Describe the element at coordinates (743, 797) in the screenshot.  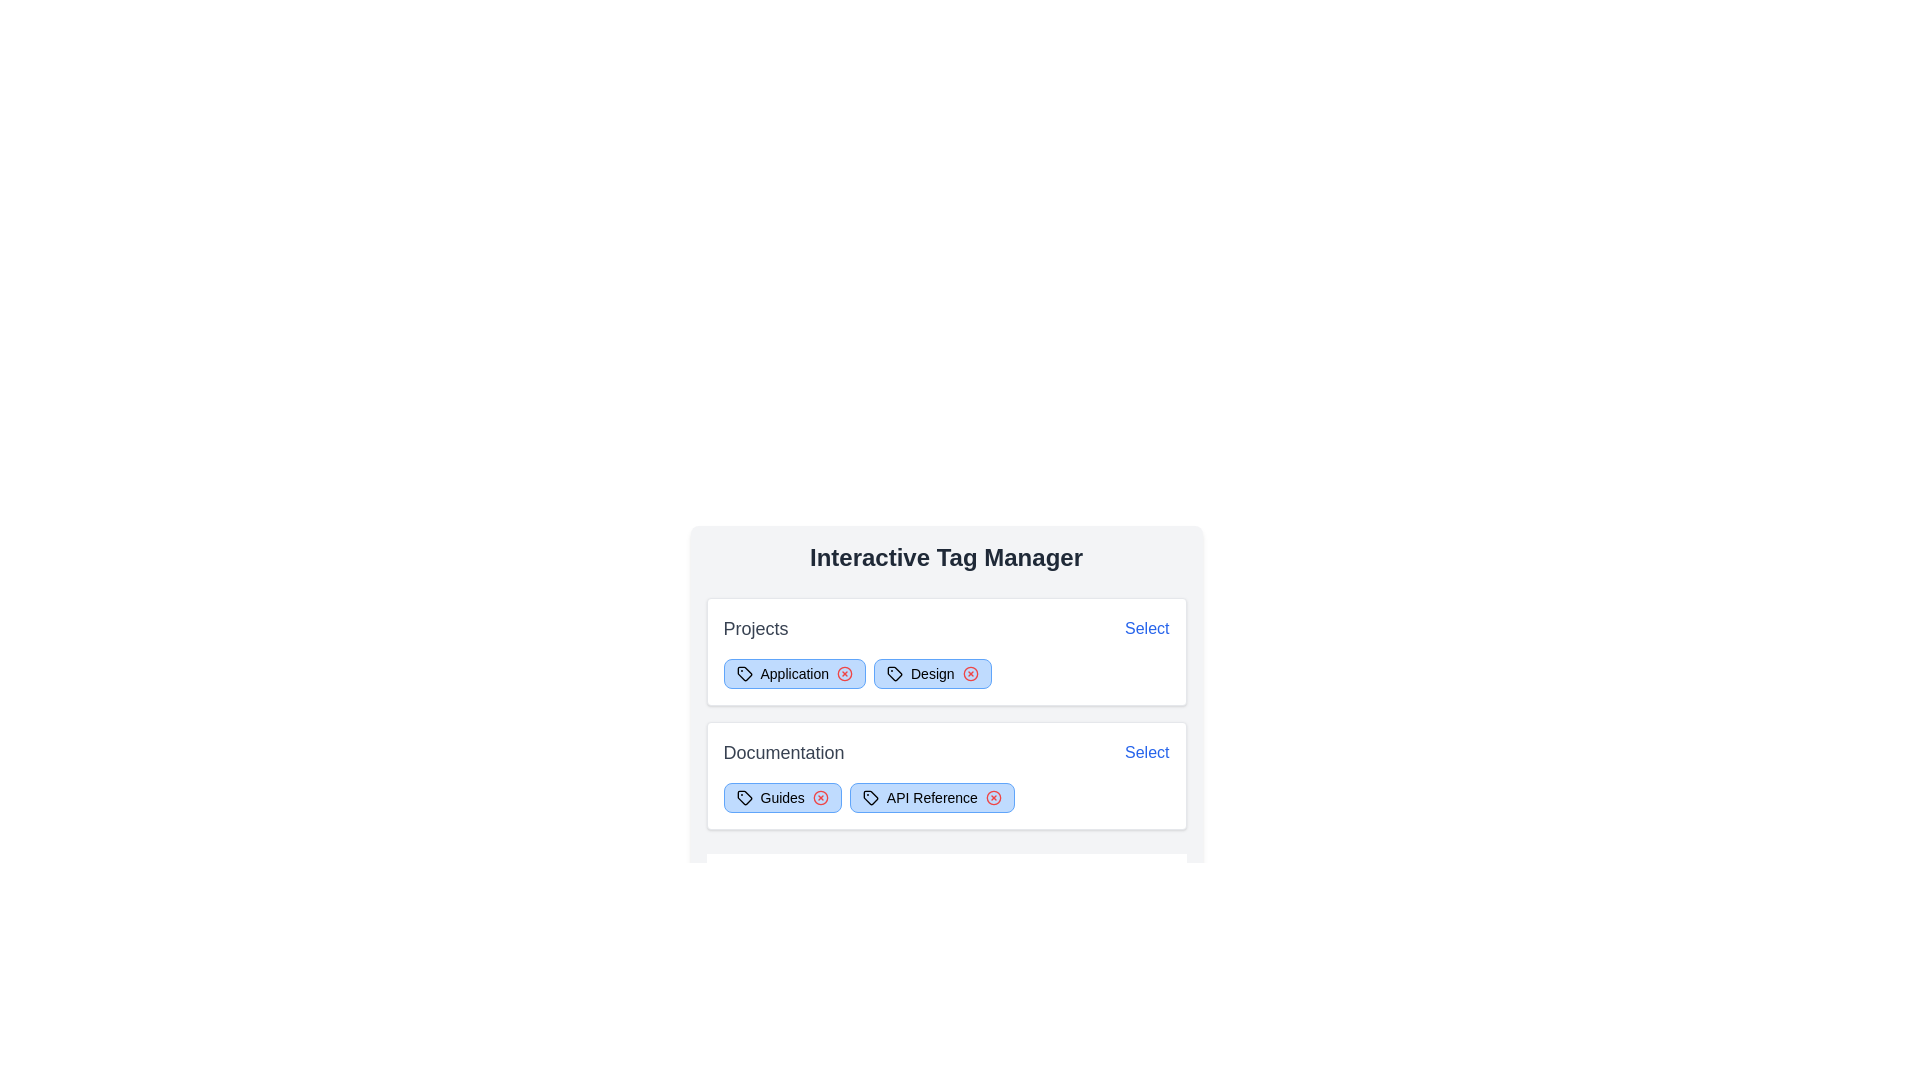
I see `the icon resembling a tag glyph located to the left of the text 'Guides' in the blue tag within the 'Documentation' section` at that location.